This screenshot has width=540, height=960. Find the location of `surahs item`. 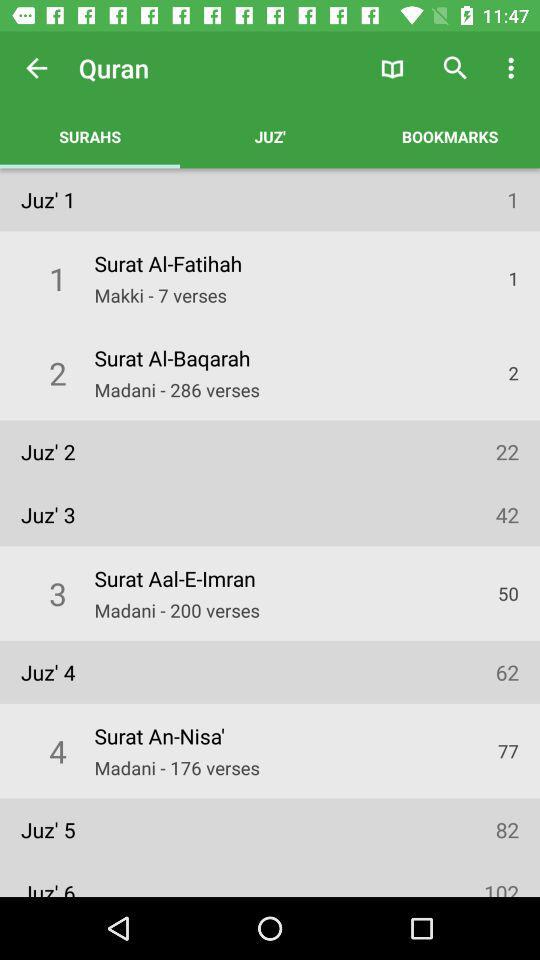

surahs item is located at coordinates (89, 135).